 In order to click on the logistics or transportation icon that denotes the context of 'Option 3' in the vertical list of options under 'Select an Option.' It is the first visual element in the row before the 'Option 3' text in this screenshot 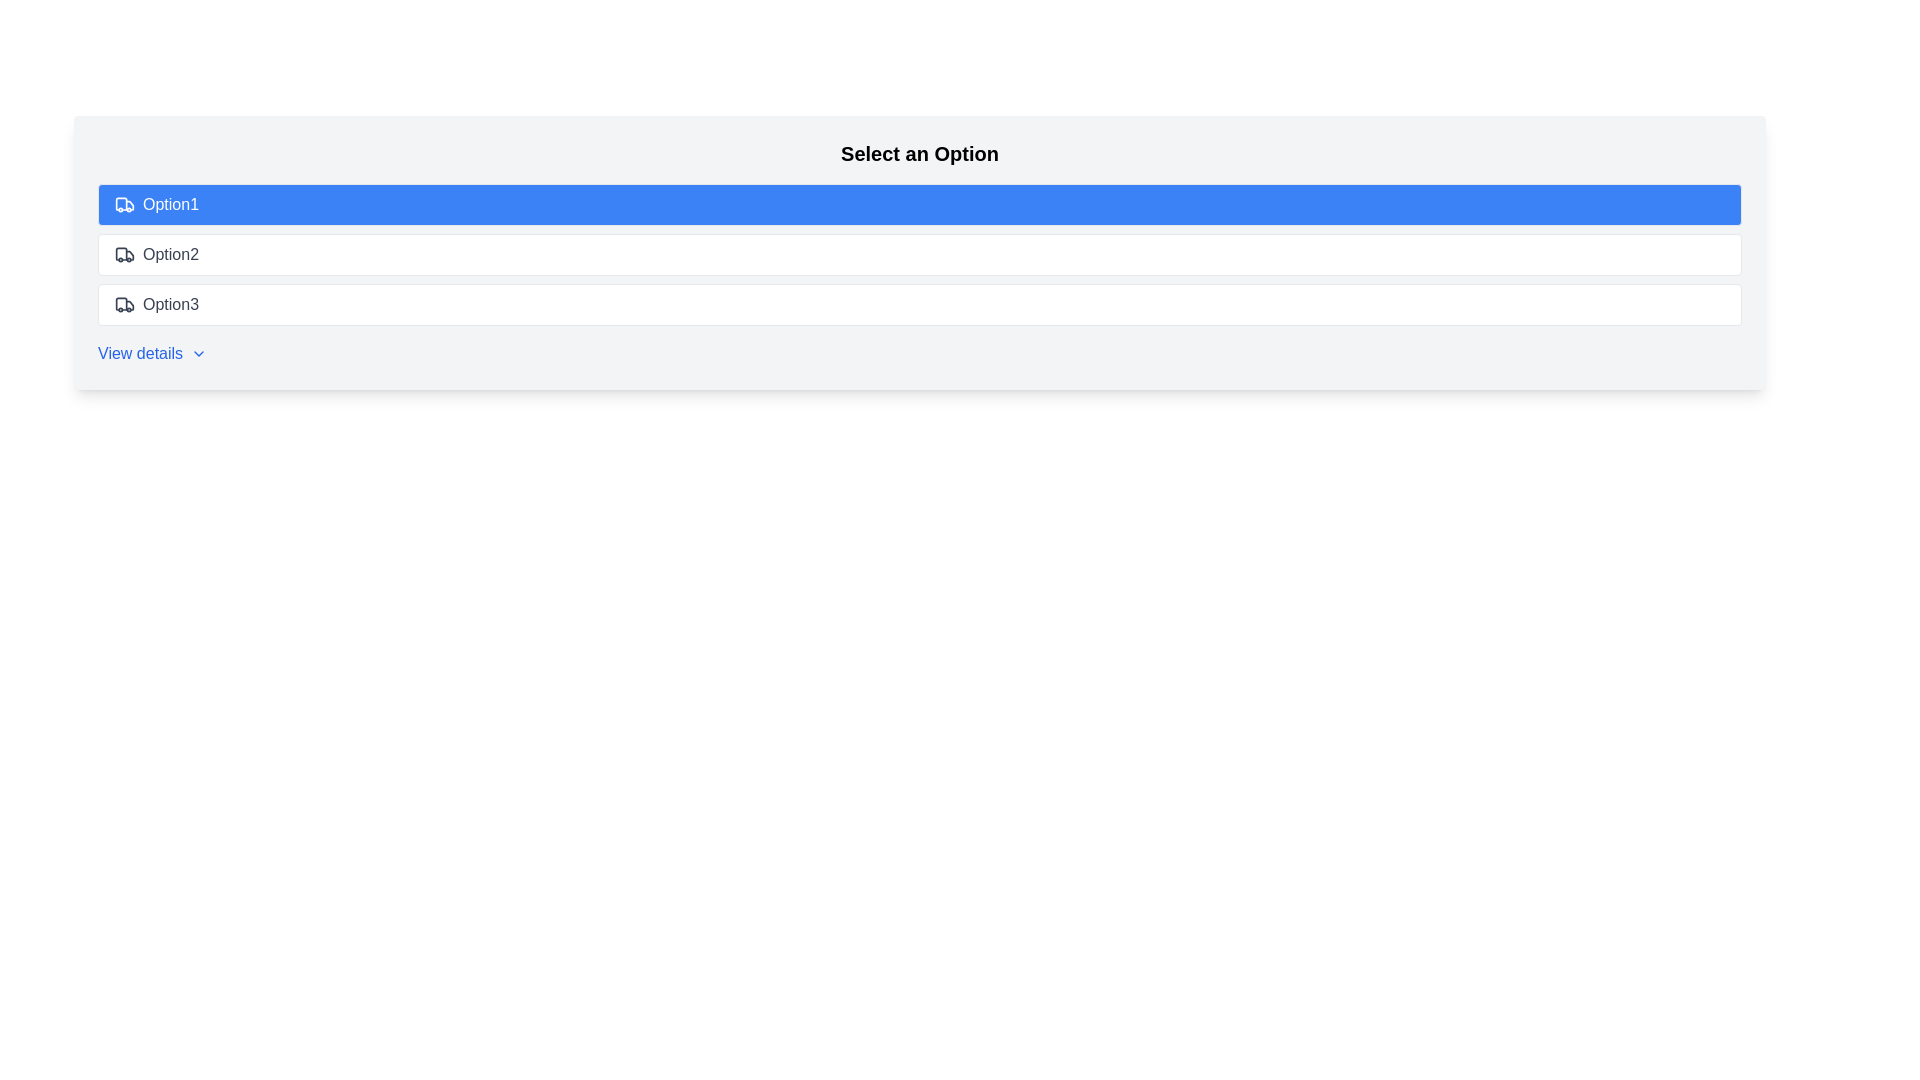, I will do `click(123, 304)`.